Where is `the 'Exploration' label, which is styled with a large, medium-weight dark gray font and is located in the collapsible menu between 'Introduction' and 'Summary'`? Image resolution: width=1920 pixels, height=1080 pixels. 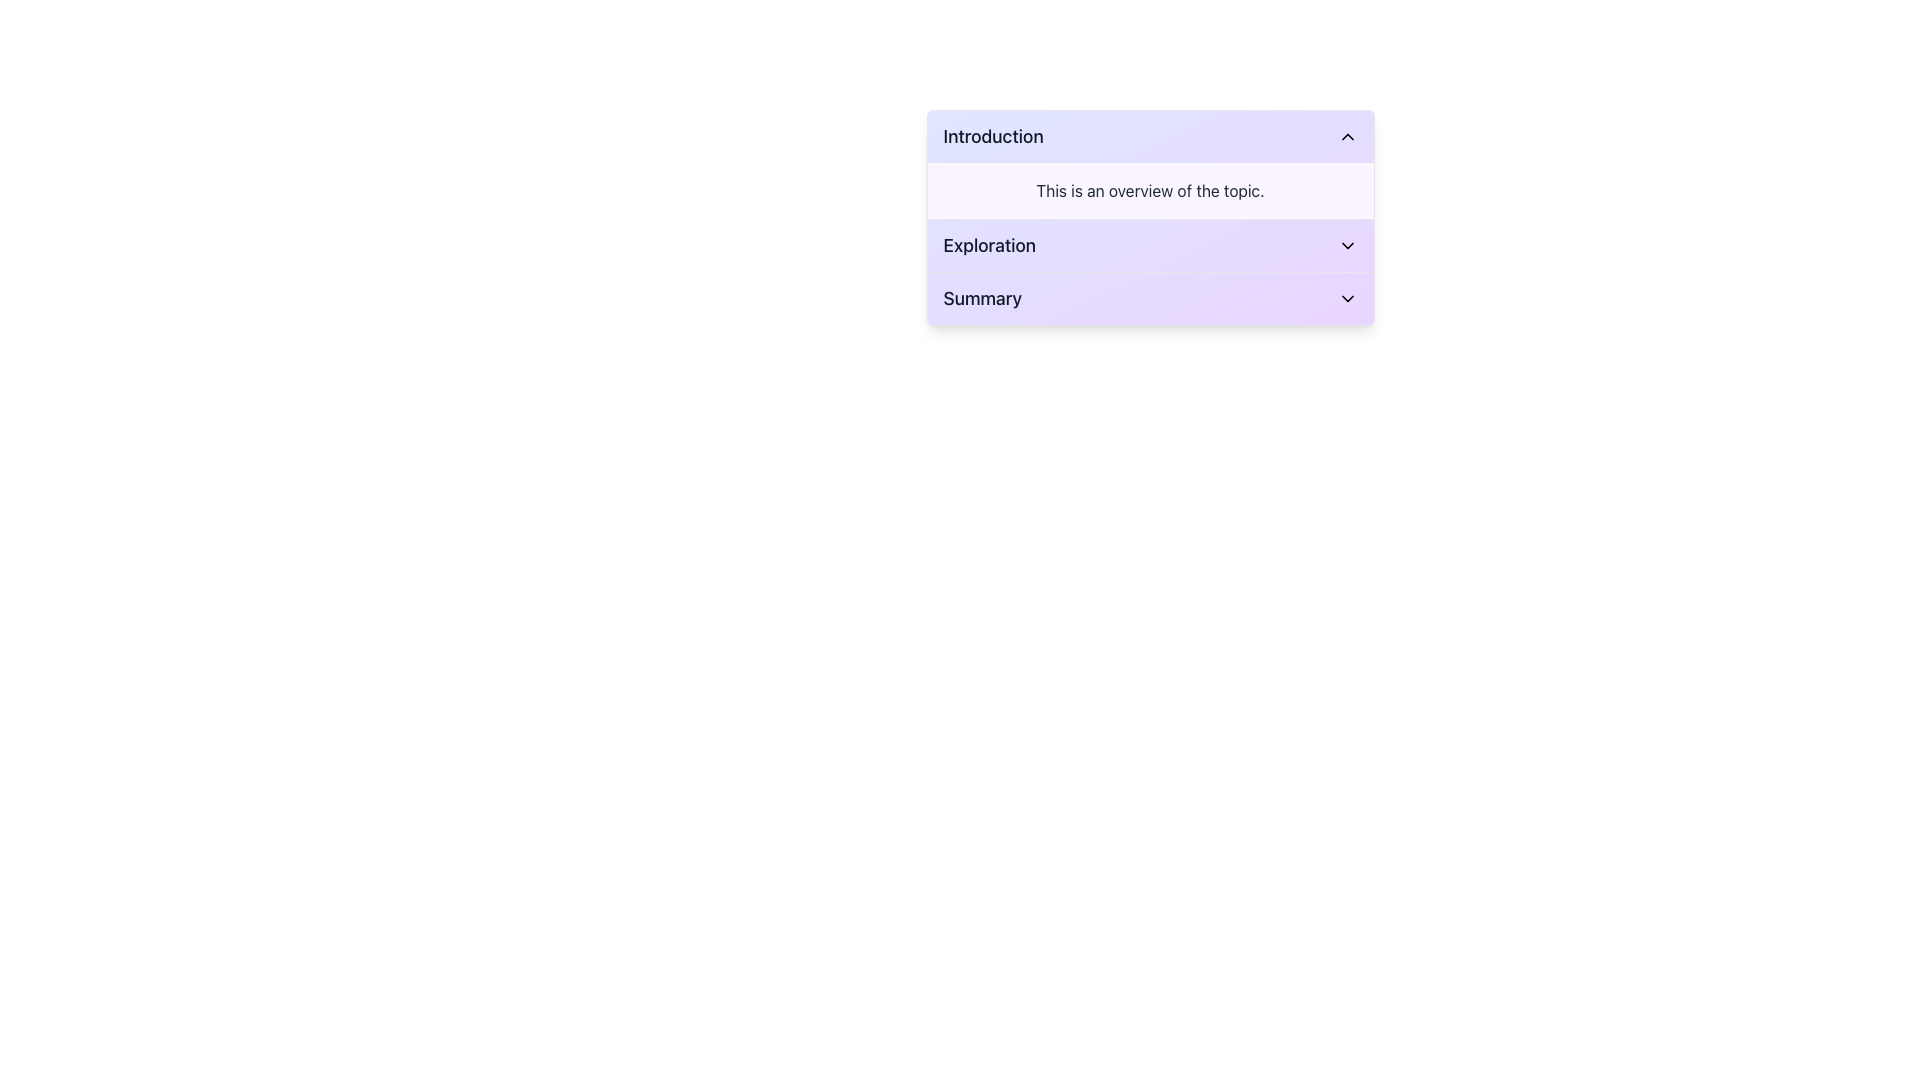
the 'Exploration' label, which is styled with a large, medium-weight dark gray font and is located in the collapsible menu between 'Introduction' and 'Summary' is located at coordinates (989, 245).